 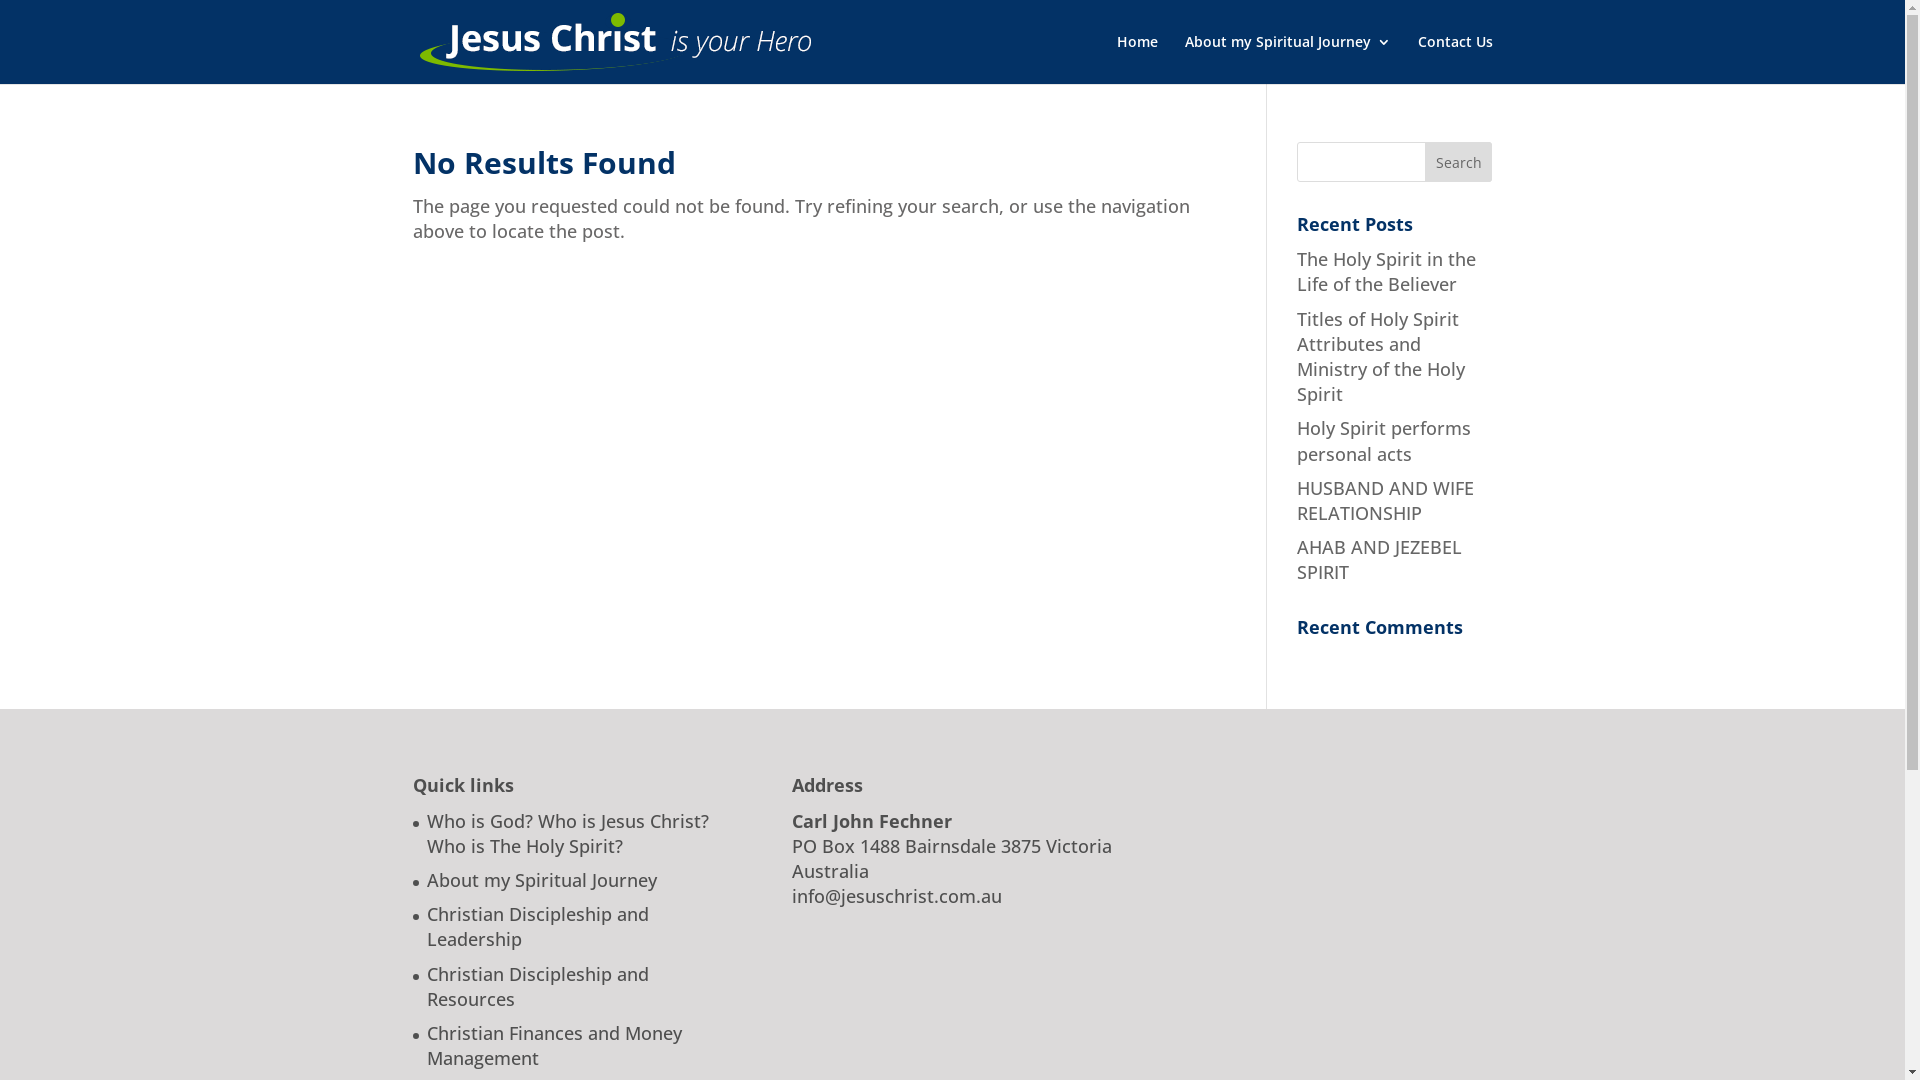 I want to click on 'AHAB AND JEZEBEL SPIRIT', so click(x=1296, y=559).